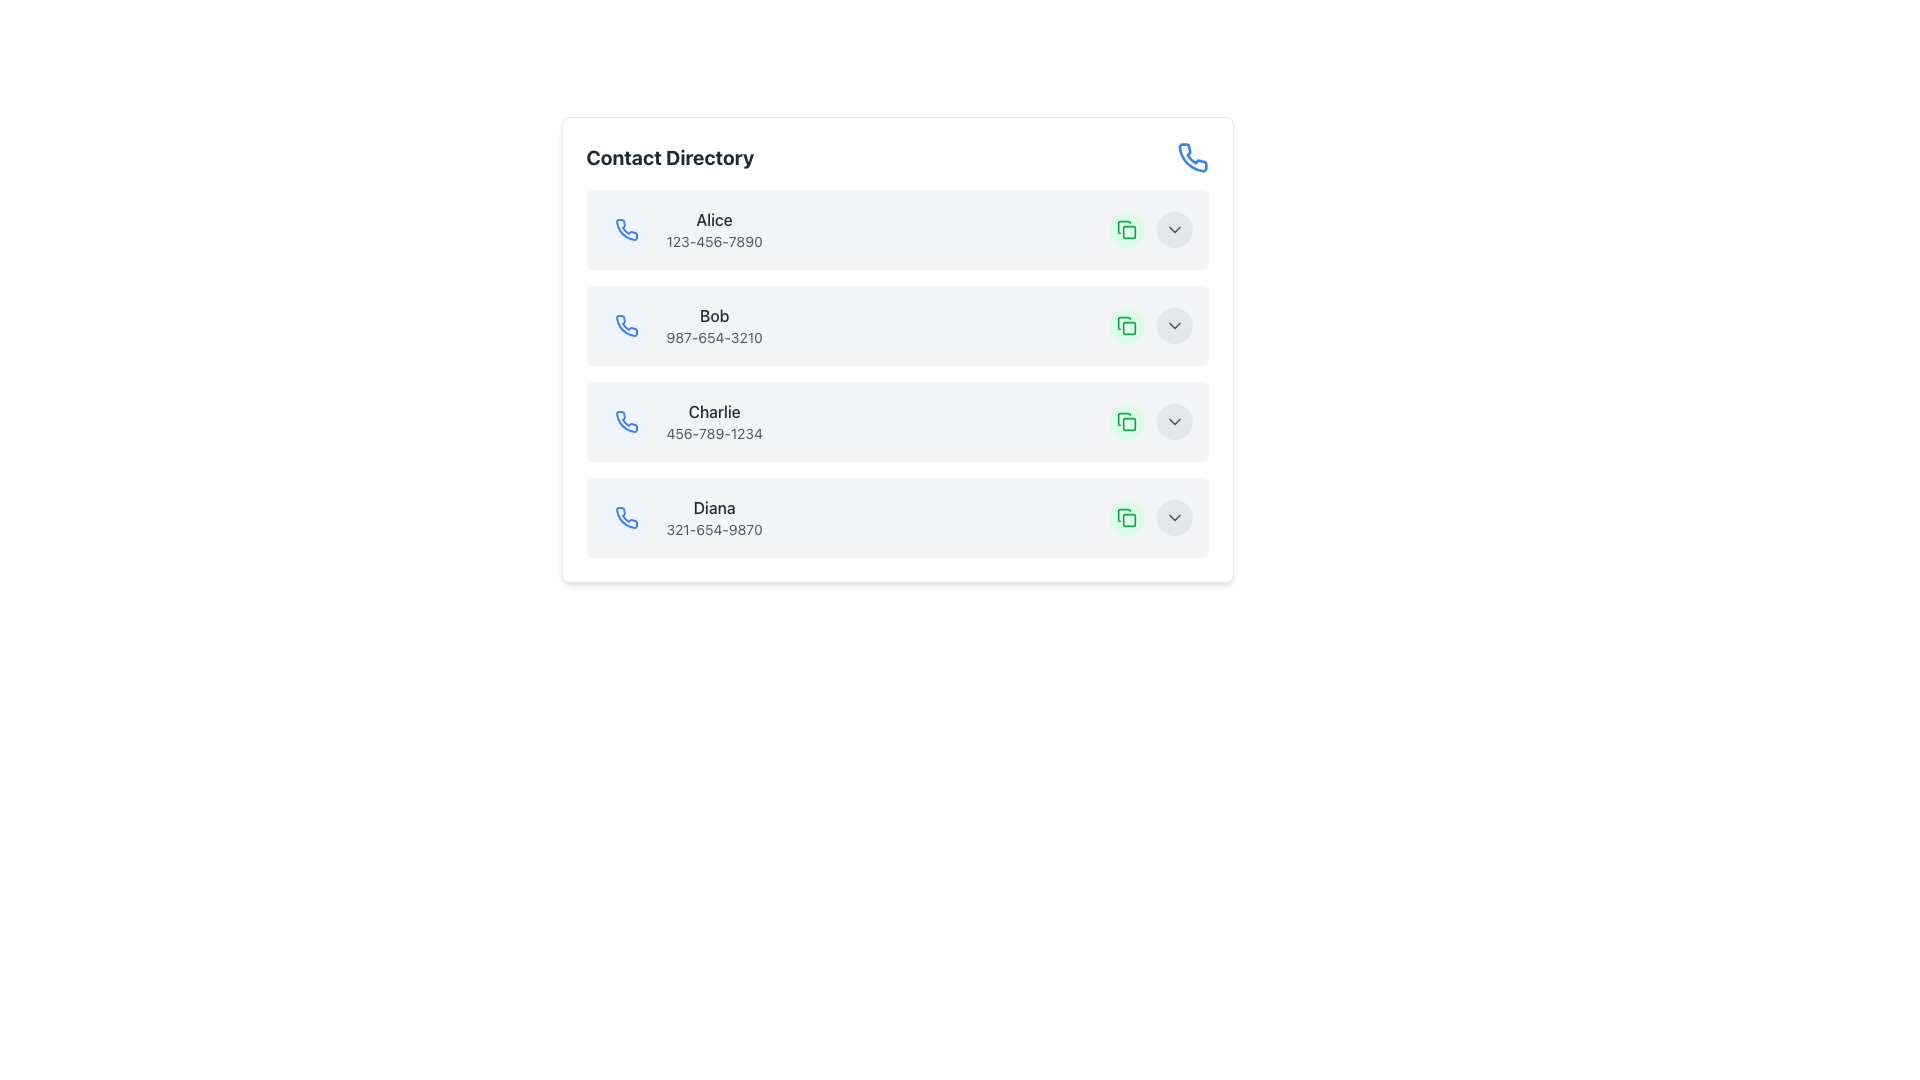  What do you see at coordinates (1174, 516) in the screenshot?
I see `the downward arrow icon in the last row of the contact entries list` at bounding box center [1174, 516].